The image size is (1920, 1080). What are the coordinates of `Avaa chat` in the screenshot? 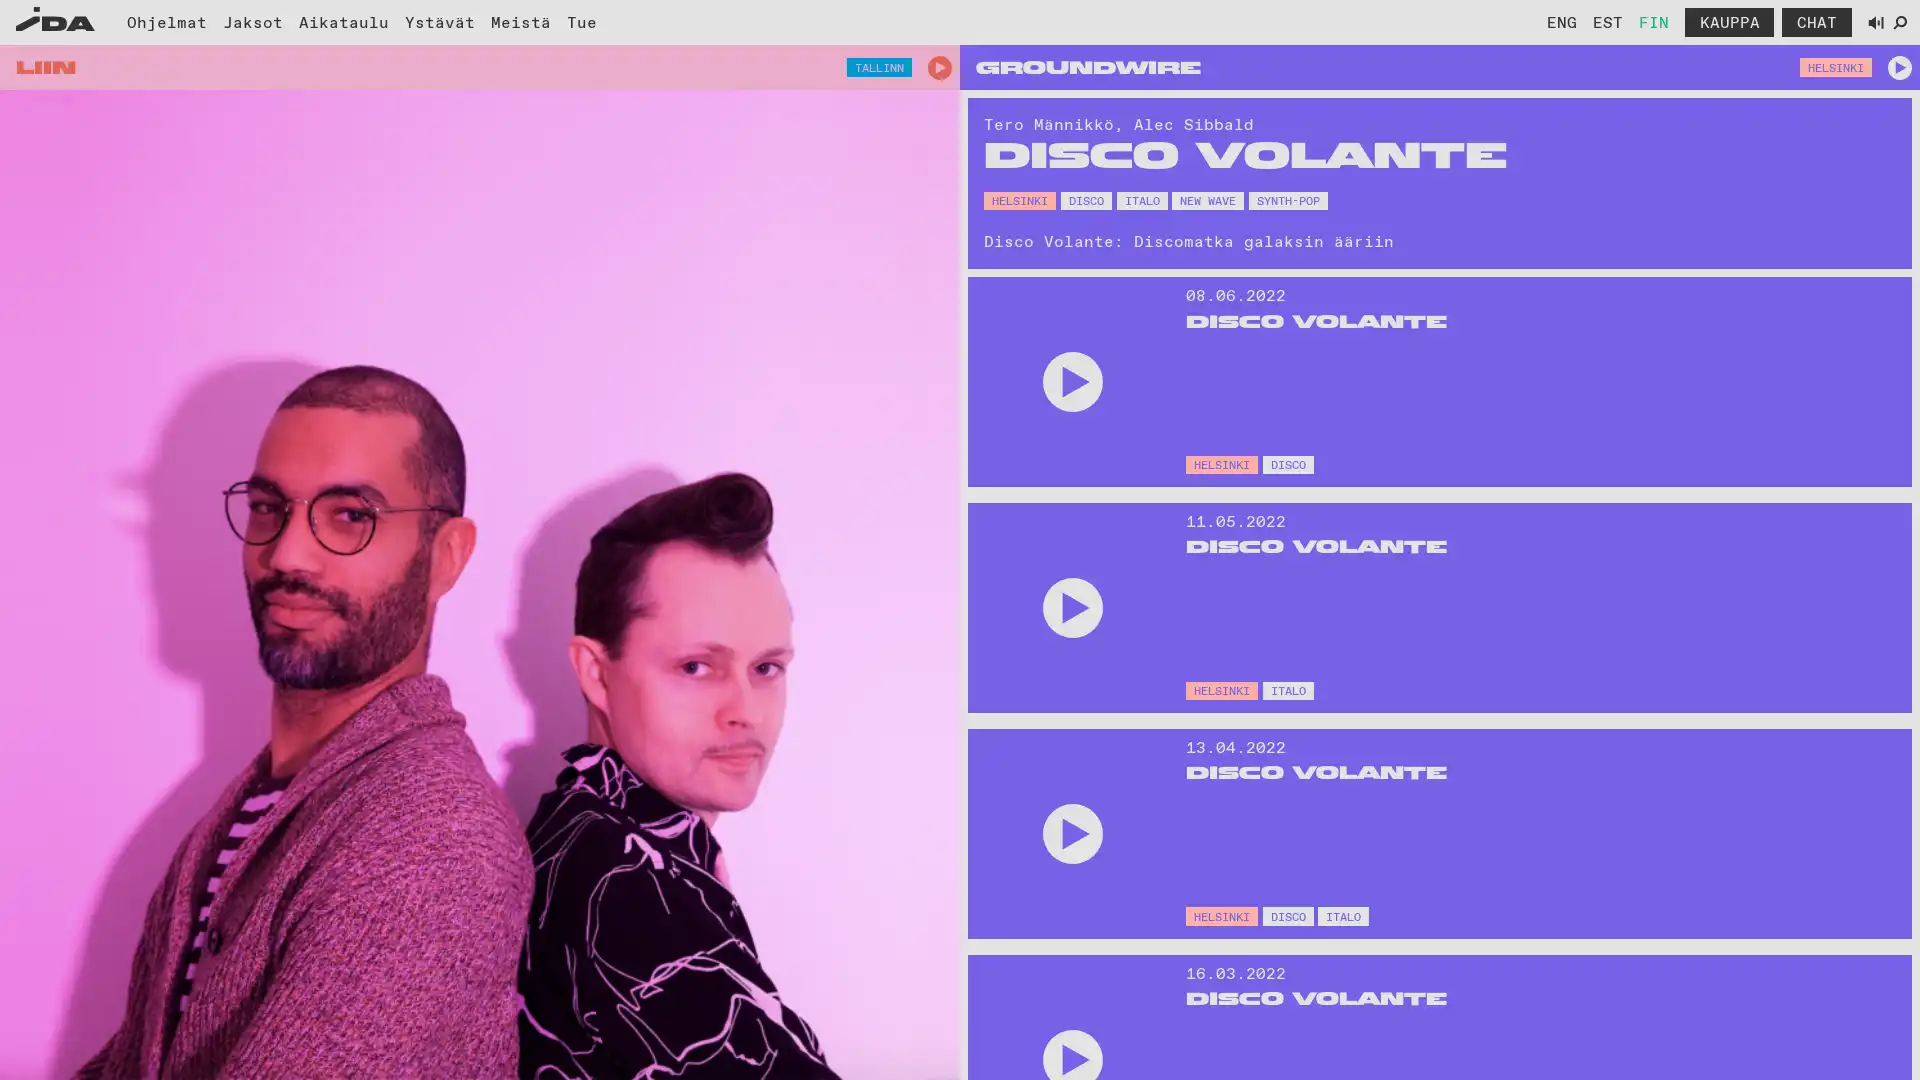 It's located at (1817, 22).